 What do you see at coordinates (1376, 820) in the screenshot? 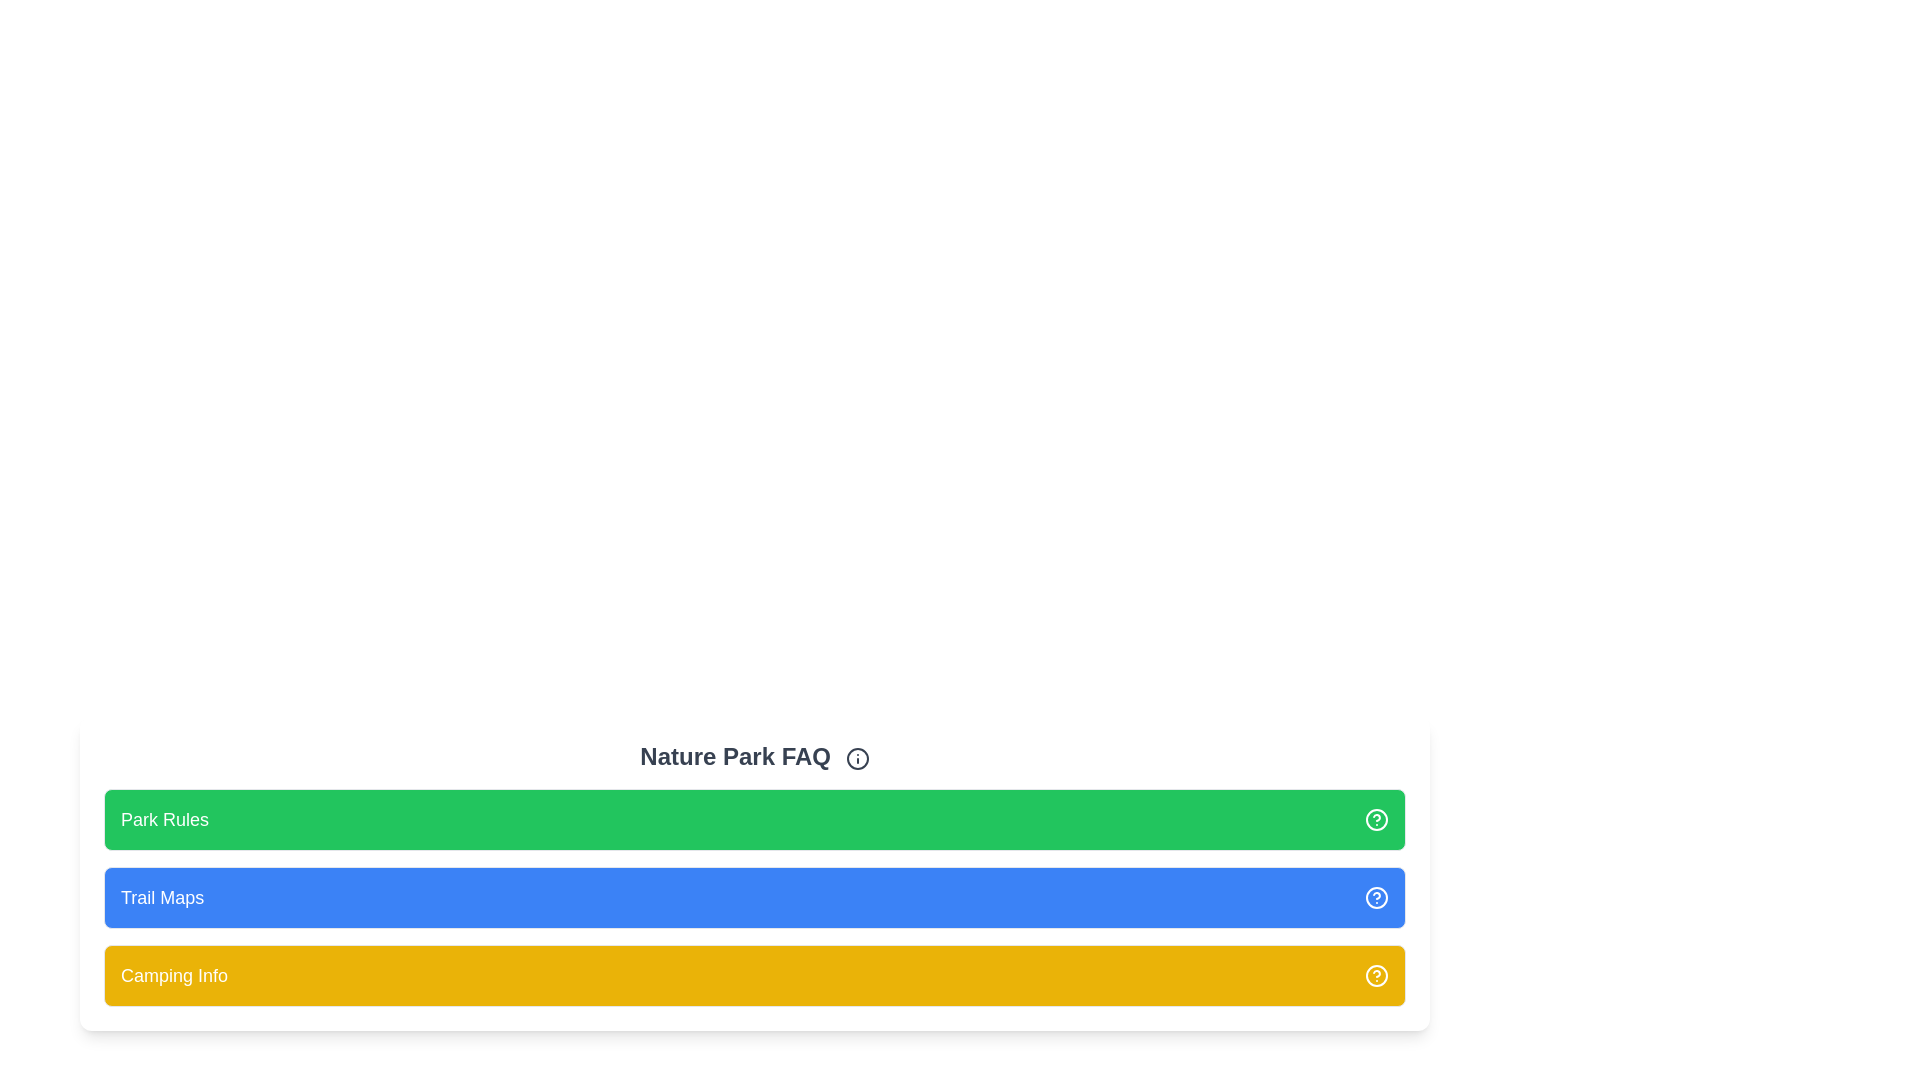
I see `the help icon located on the far right of the 'Park Rules' section` at bounding box center [1376, 820].